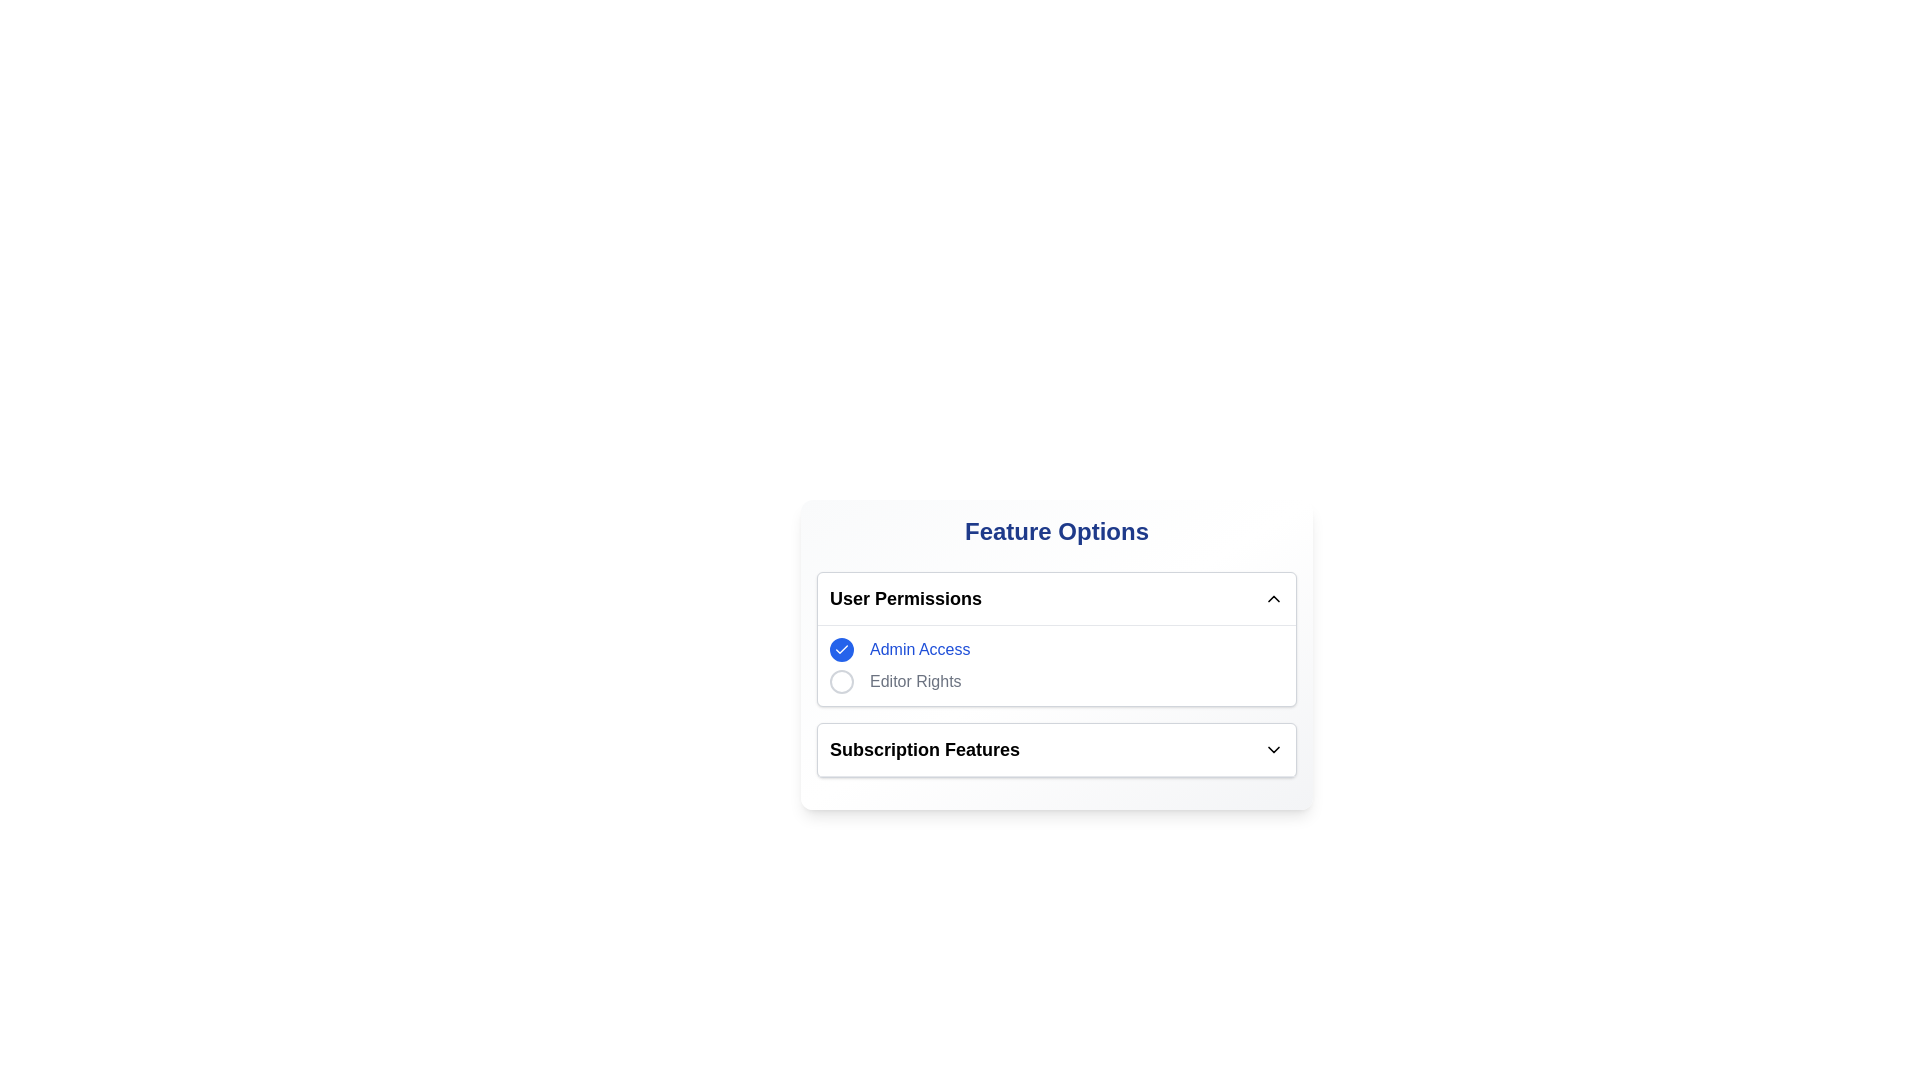 The width and height of the screenshot is (1920, 1080). I want to click on the Circle icon, which is the leftmost component under the heading 'User Permissions' and next to the text 'Editor Rights', so click(841, 681).